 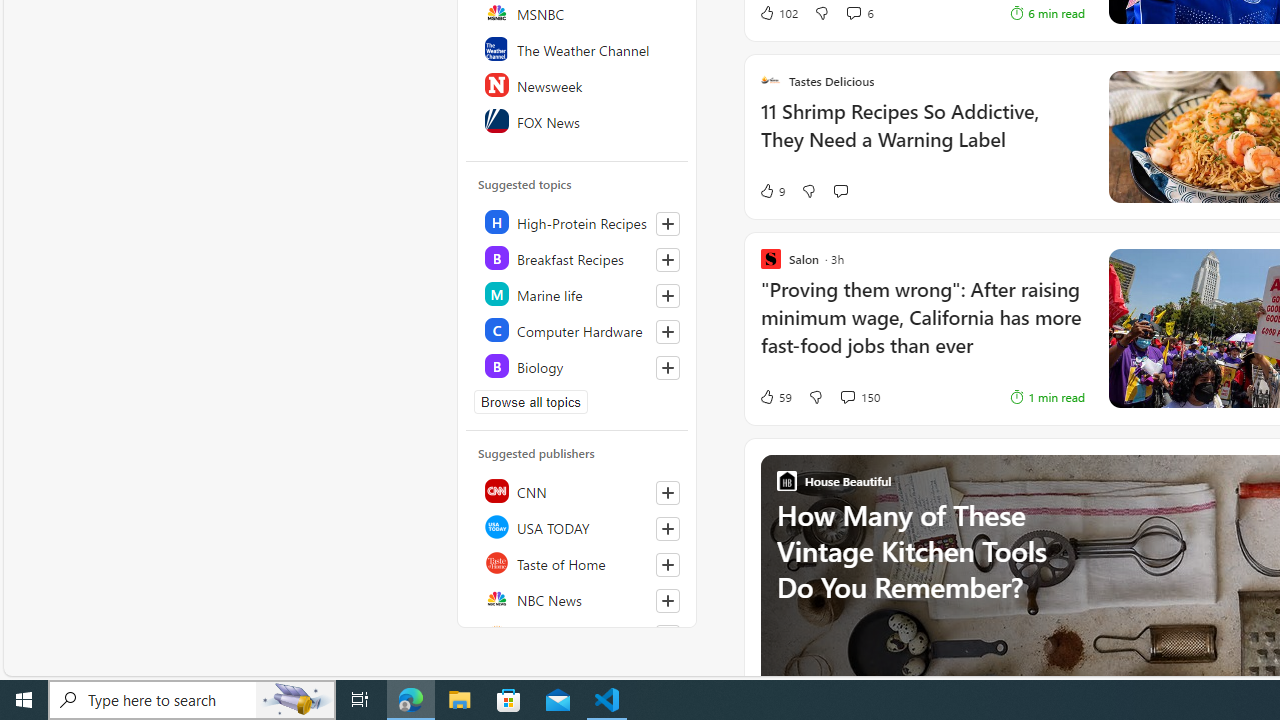 I want to click on 'View comments 6 Comment', so click(x=853, y=12).